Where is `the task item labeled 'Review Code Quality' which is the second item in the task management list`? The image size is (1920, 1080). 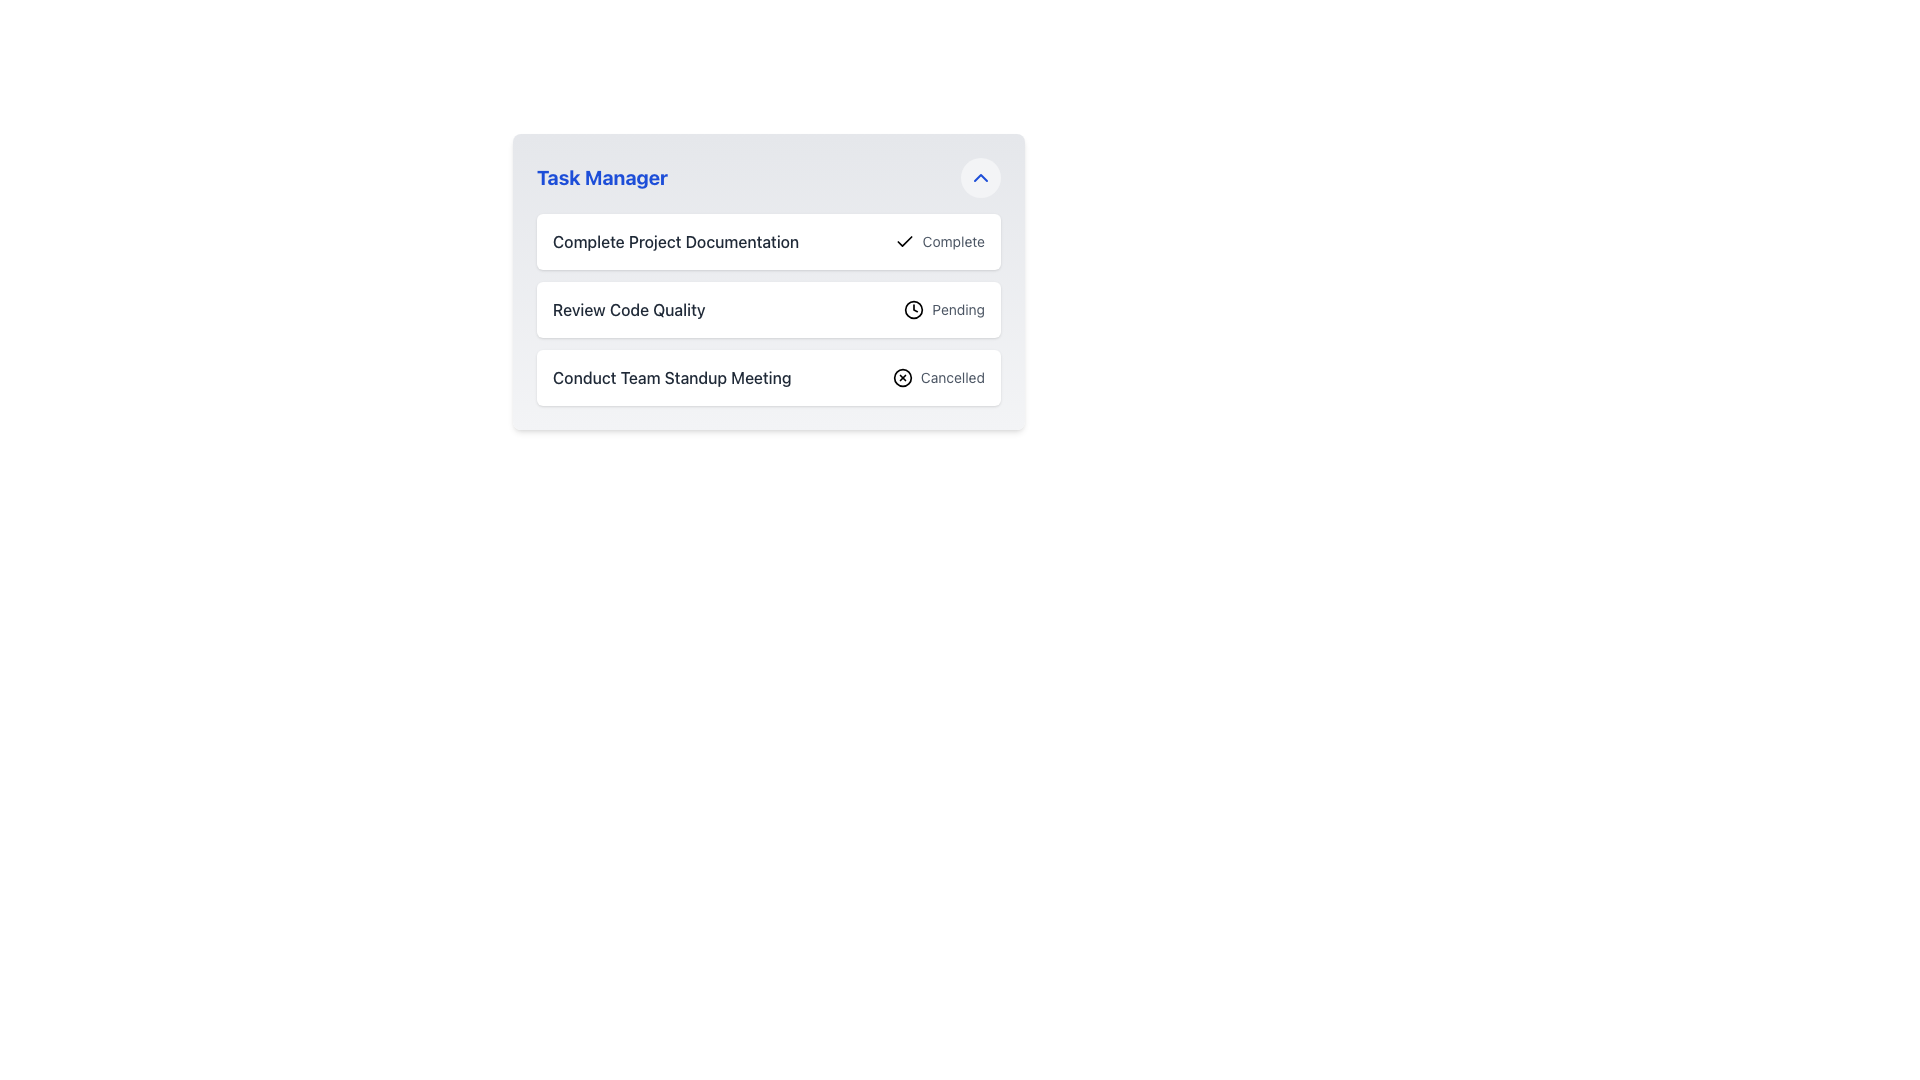
the task item labeled 'Review Code Quality' which is the second item in the task management list is located at coordinates (767, 309).